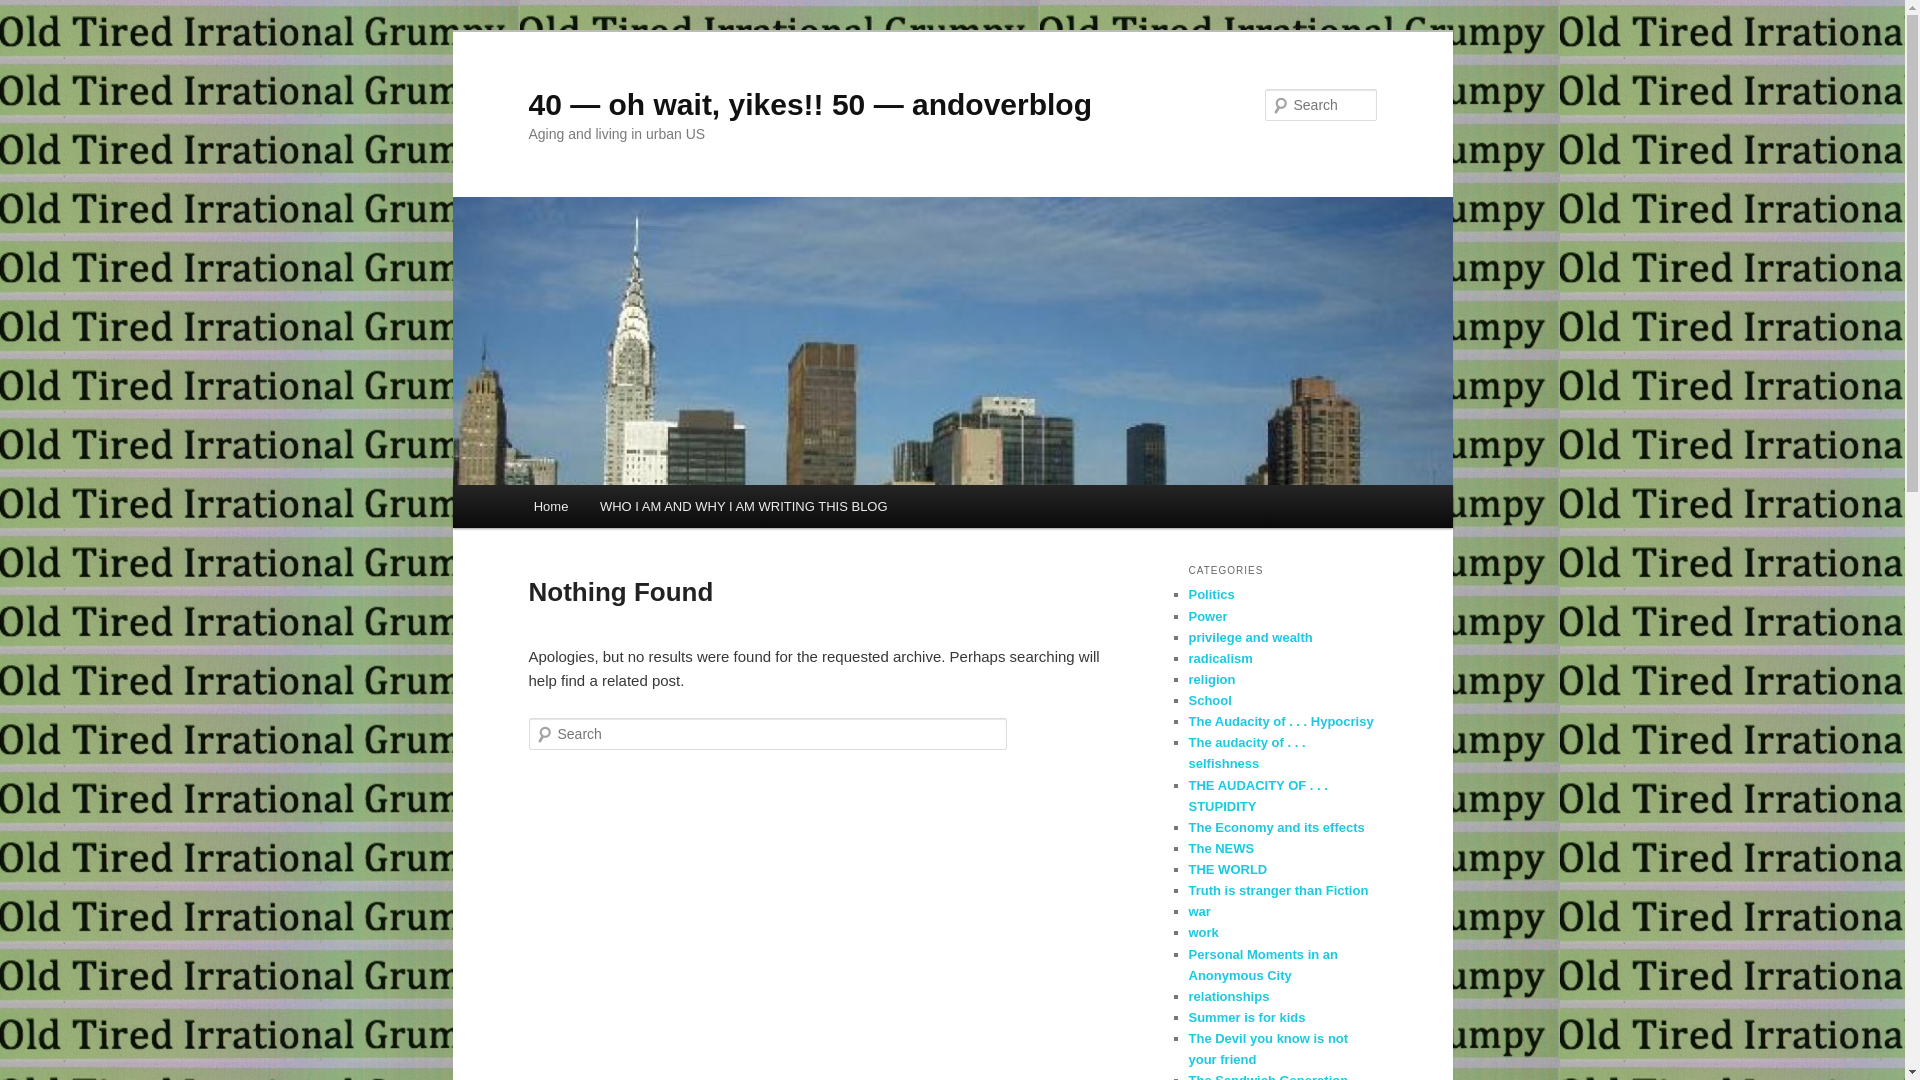 Image resolution: width=1920 pixels, height=1080 pixels. Describe the element at coordinates (1188, 699) in the screenshot. I see `'School'` at that location.